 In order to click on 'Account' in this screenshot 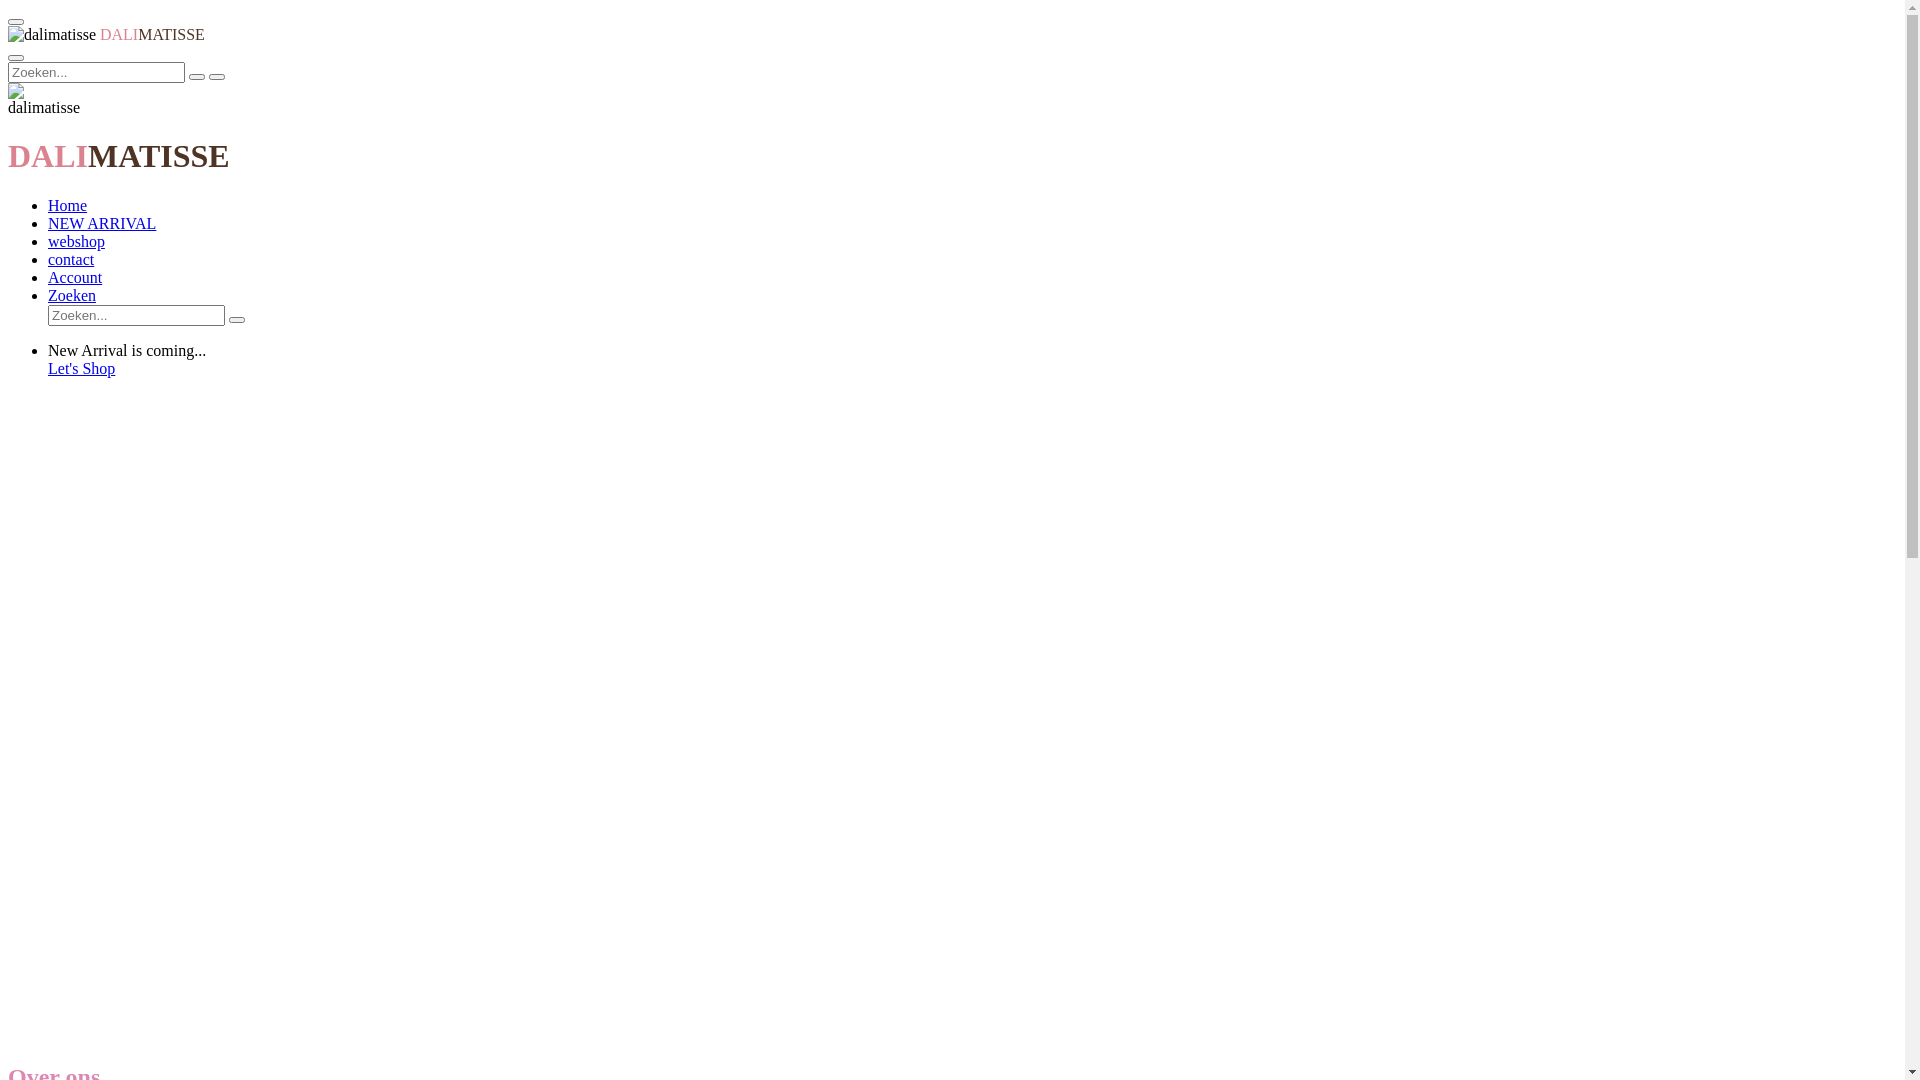, I will do `click(75, 277)`.